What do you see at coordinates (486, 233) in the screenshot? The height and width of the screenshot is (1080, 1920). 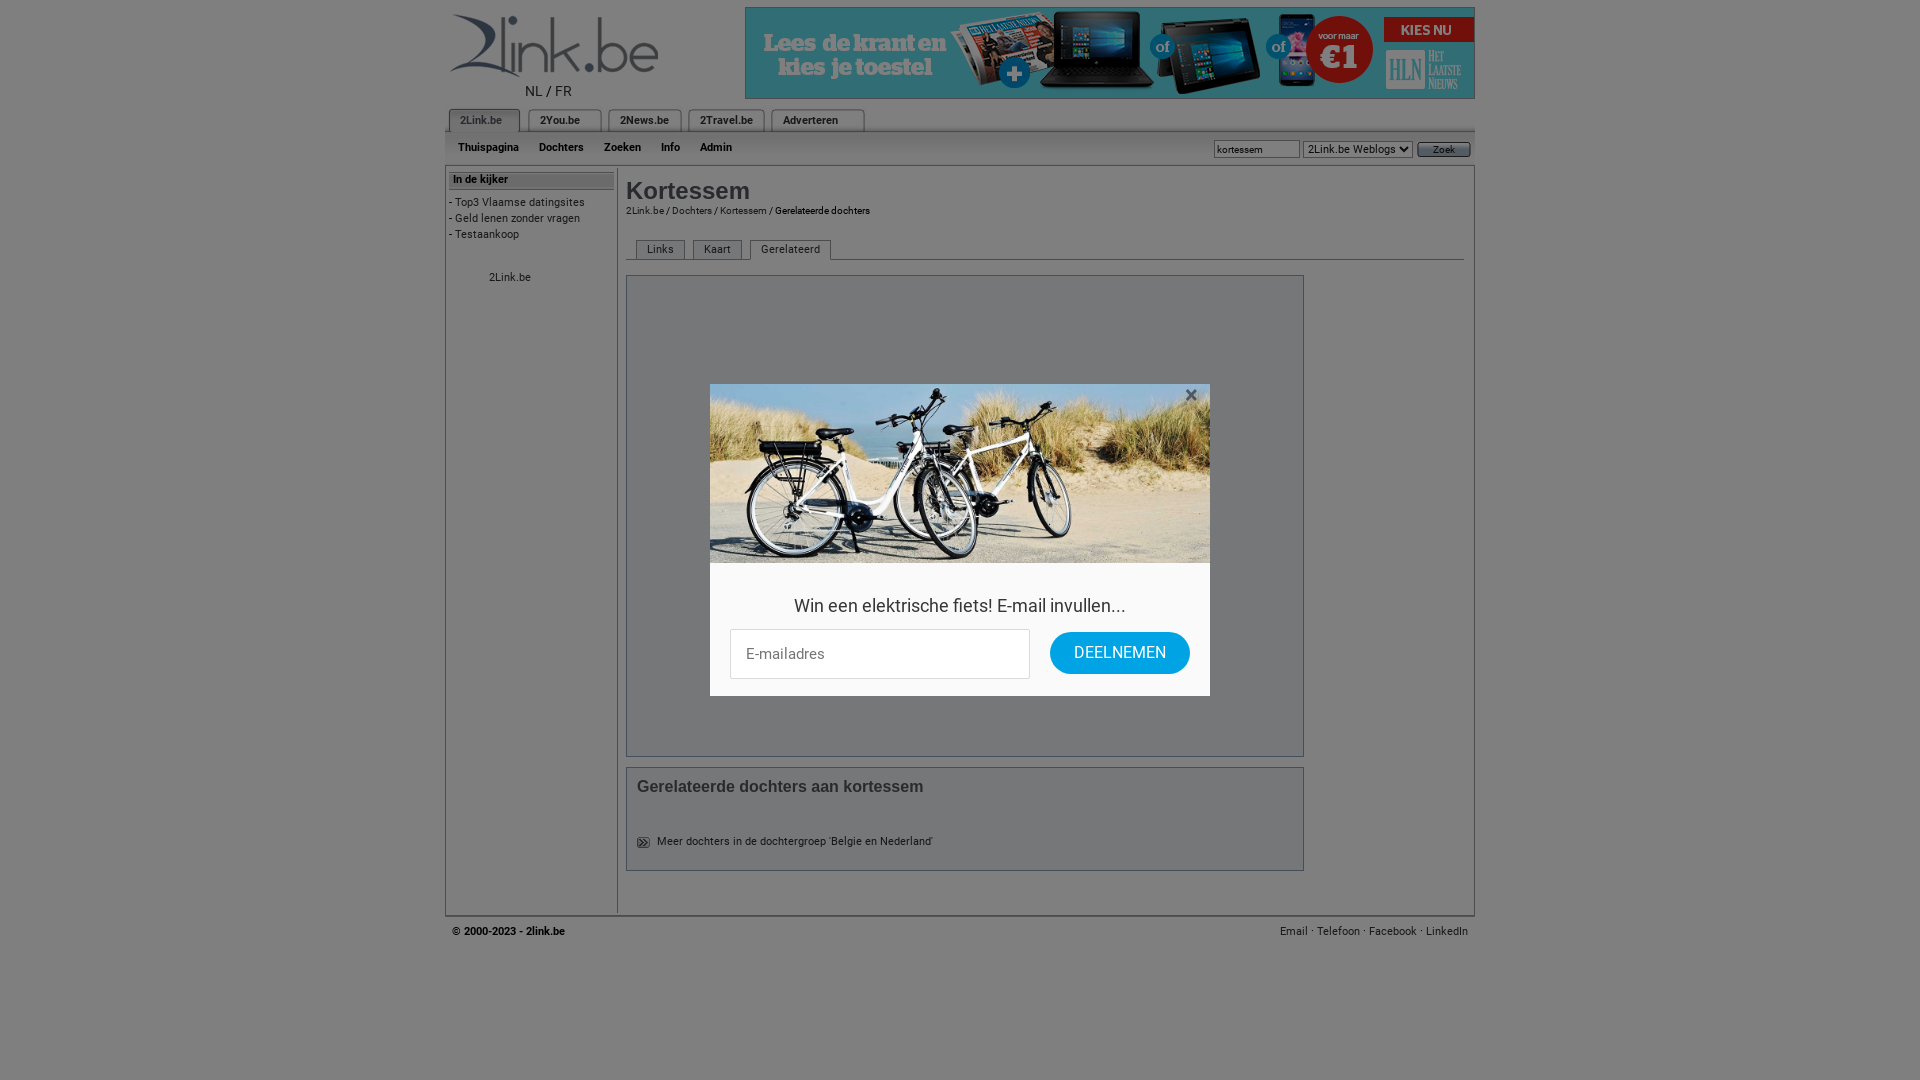 I see `'Testaankoop'` at bounding box center [486, 233].